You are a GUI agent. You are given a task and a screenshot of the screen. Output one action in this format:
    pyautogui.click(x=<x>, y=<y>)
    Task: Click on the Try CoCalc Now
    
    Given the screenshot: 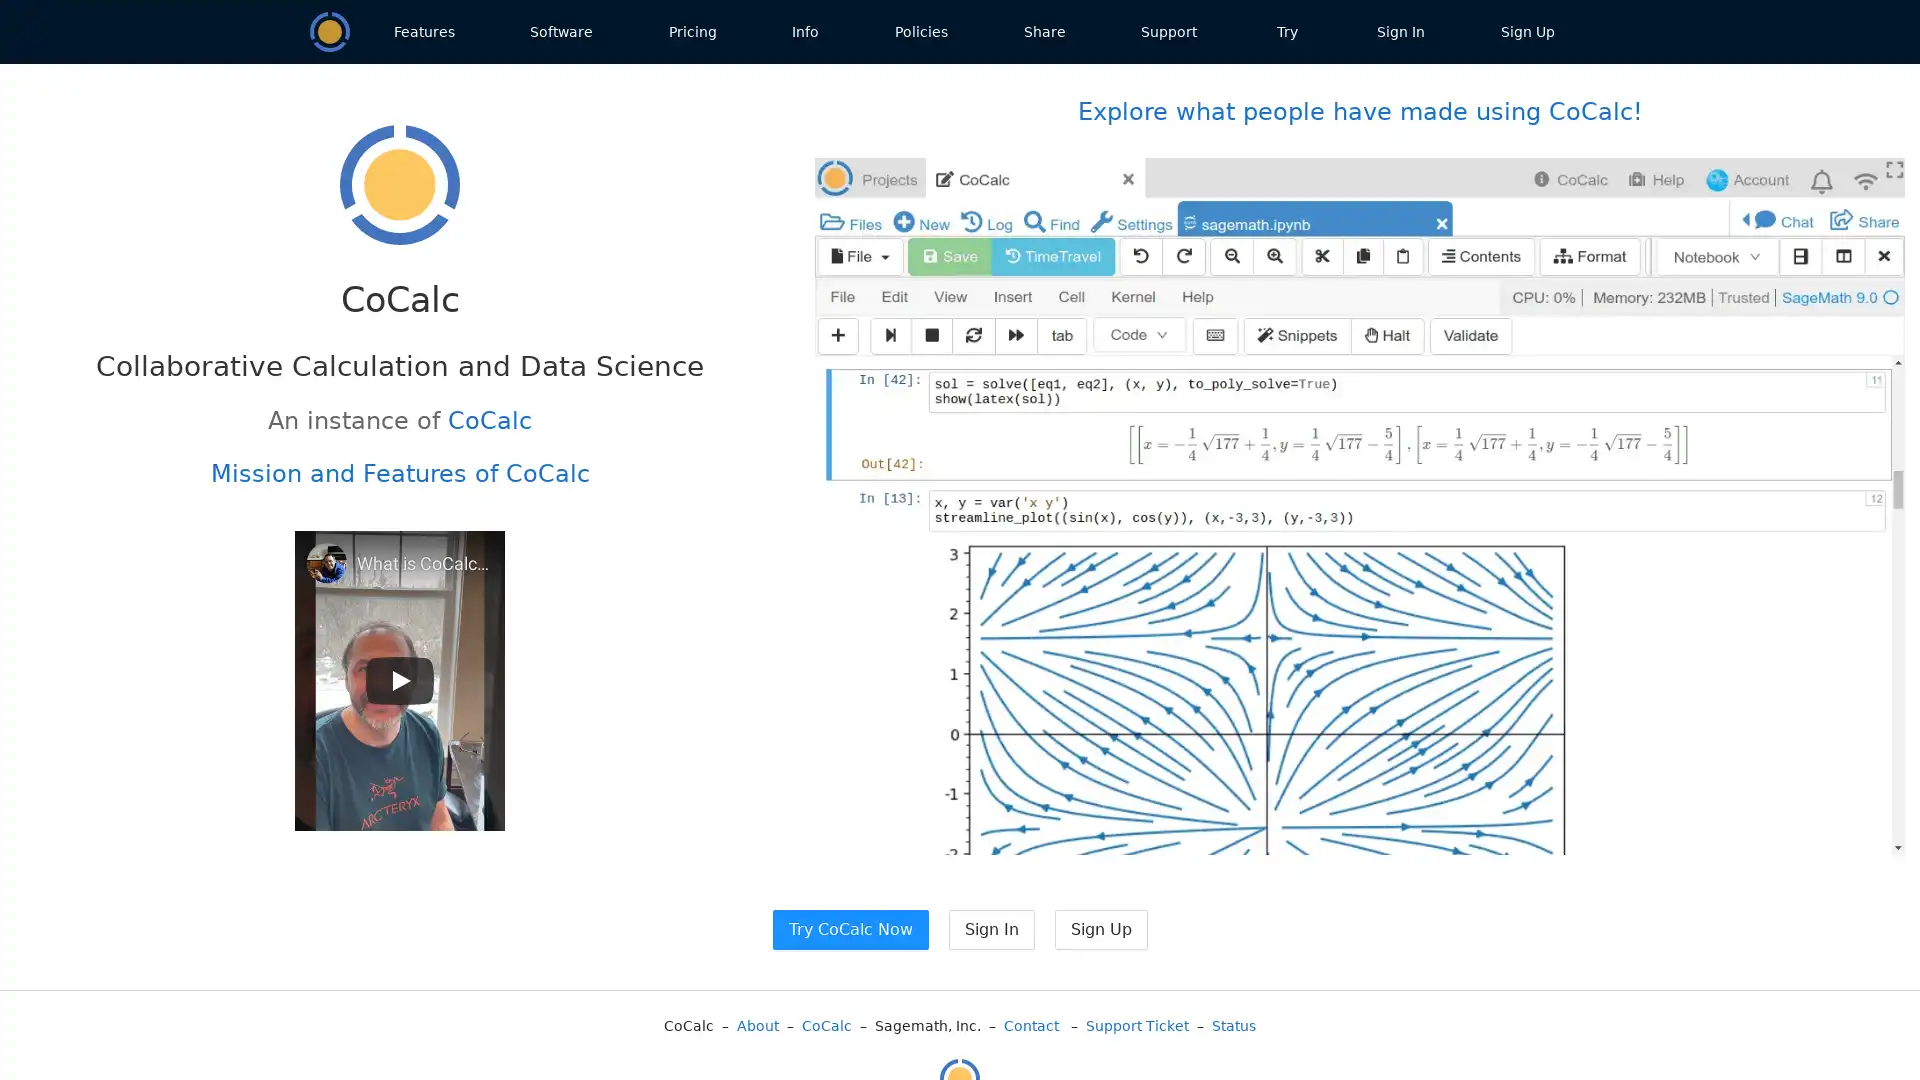 What is the action you would take?
    pyautogui.click(x=849, y=929)
    